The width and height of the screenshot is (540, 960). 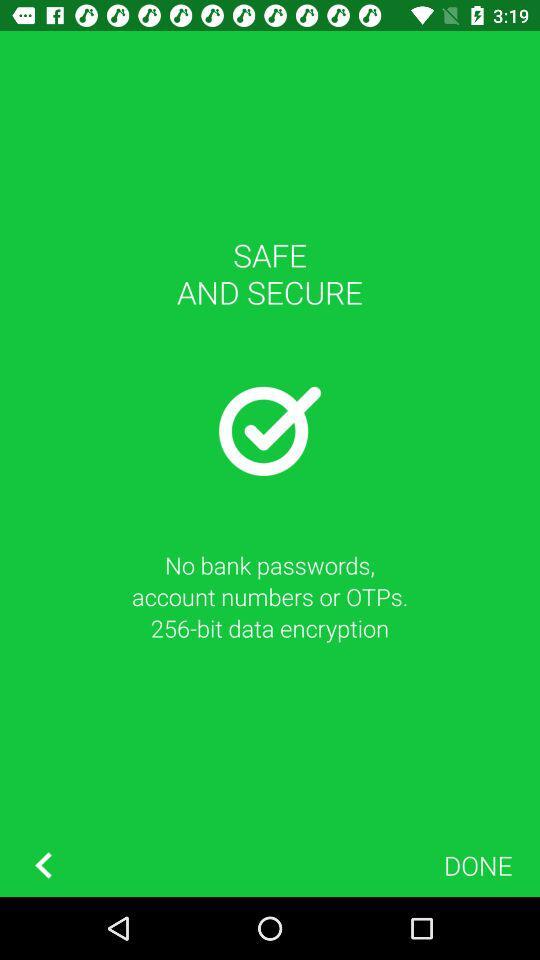 What do you see at coordinates (477, 864) in the screenshot?
I see `the done at the bottom right corner` at bounding box center [477, 864].